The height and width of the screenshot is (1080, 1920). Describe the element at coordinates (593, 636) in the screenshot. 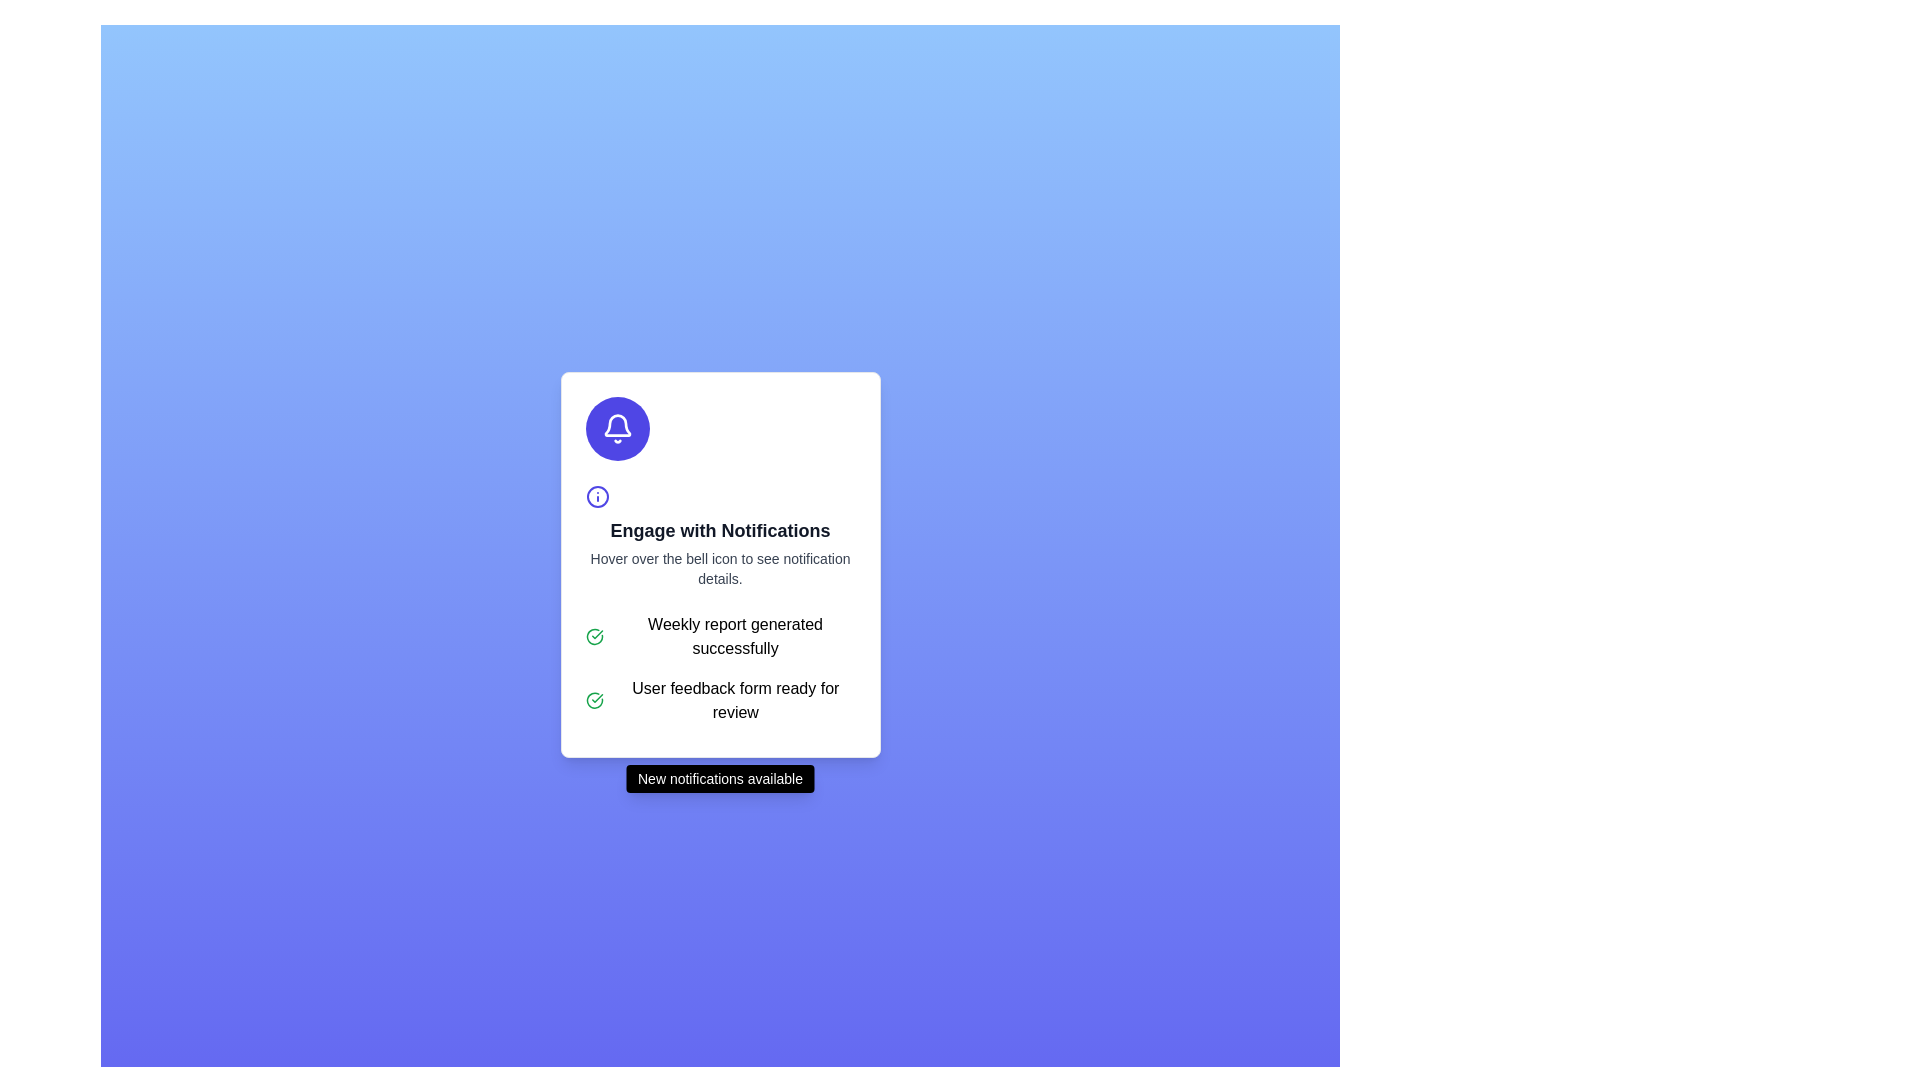

I see `the visual representation of the green circular checkmark icon located to the left of the text 'User feedback form ready for review' within the 'Engage with Notifications' section of the notification card` at that location.